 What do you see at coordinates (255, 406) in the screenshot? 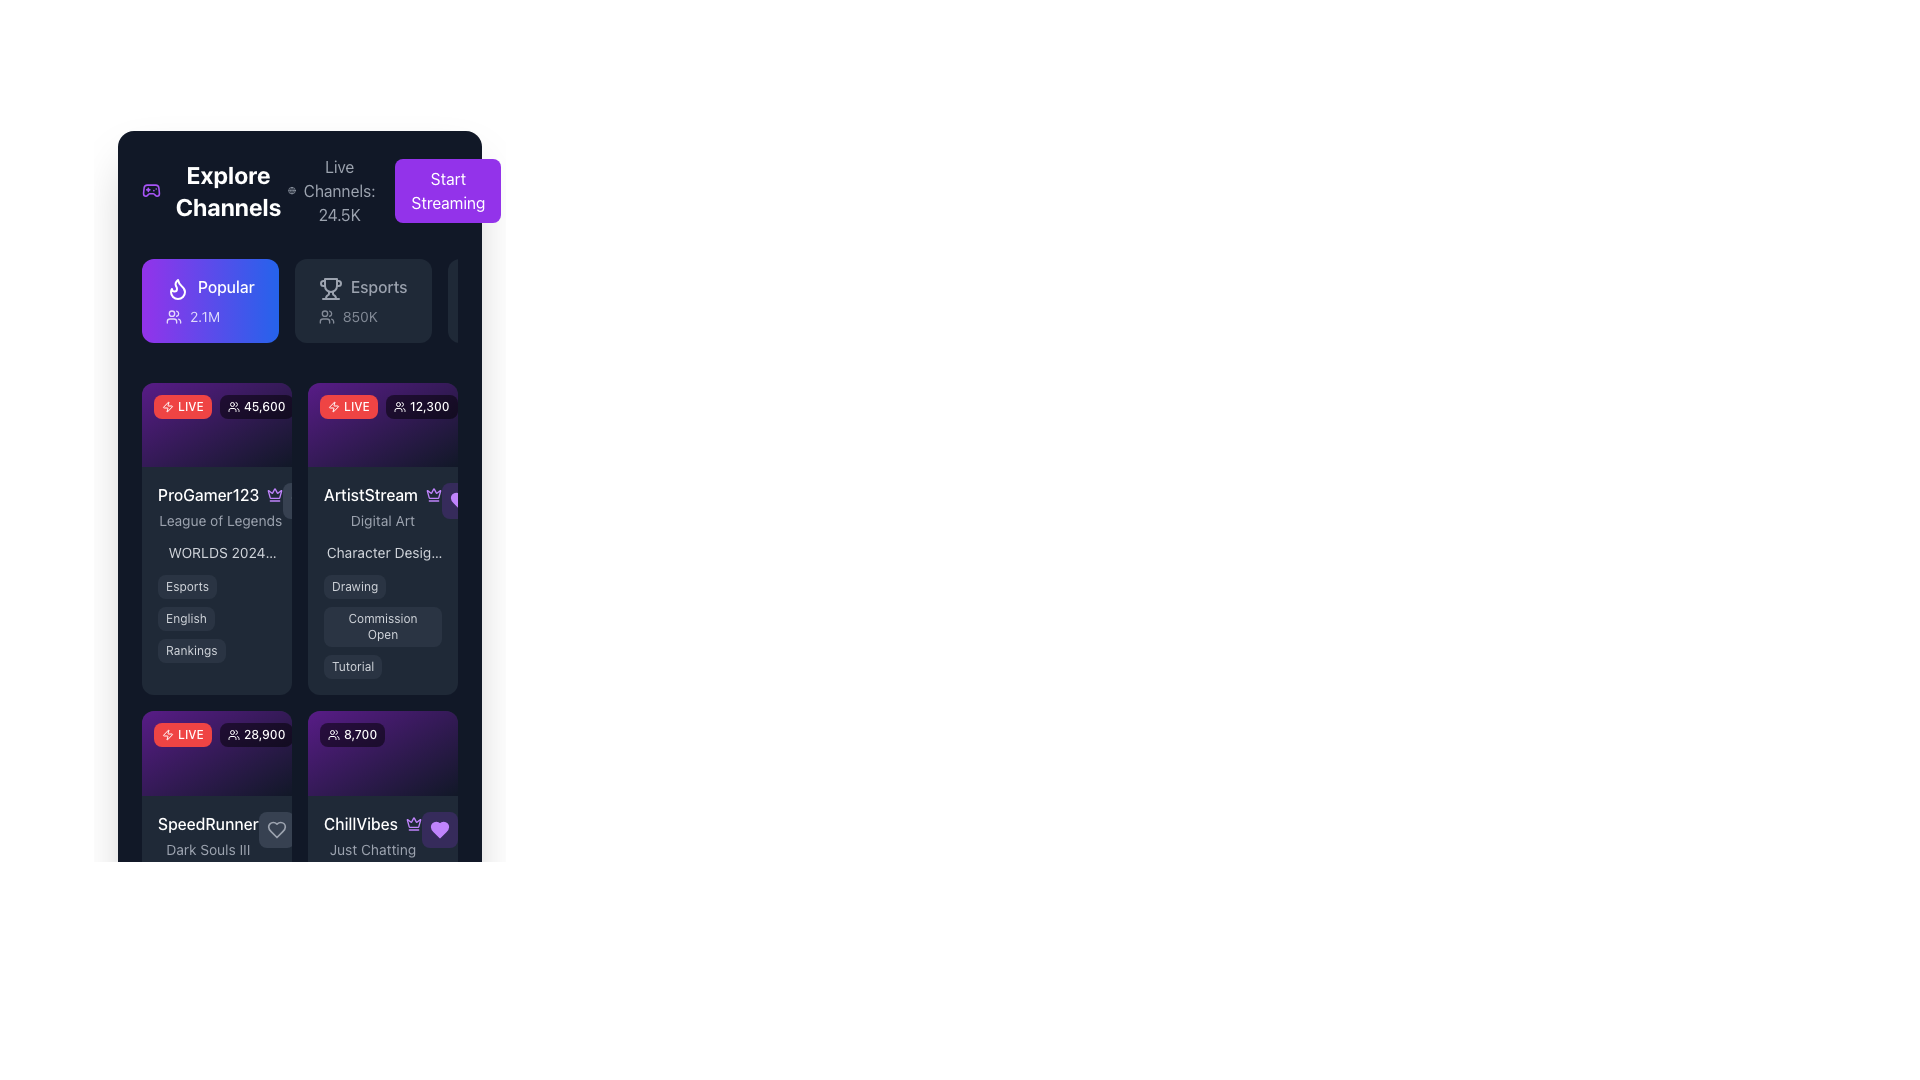
I see `the small rectangular badge displaying the number '45,600' with a user icon` at bounding box center [255, 406].